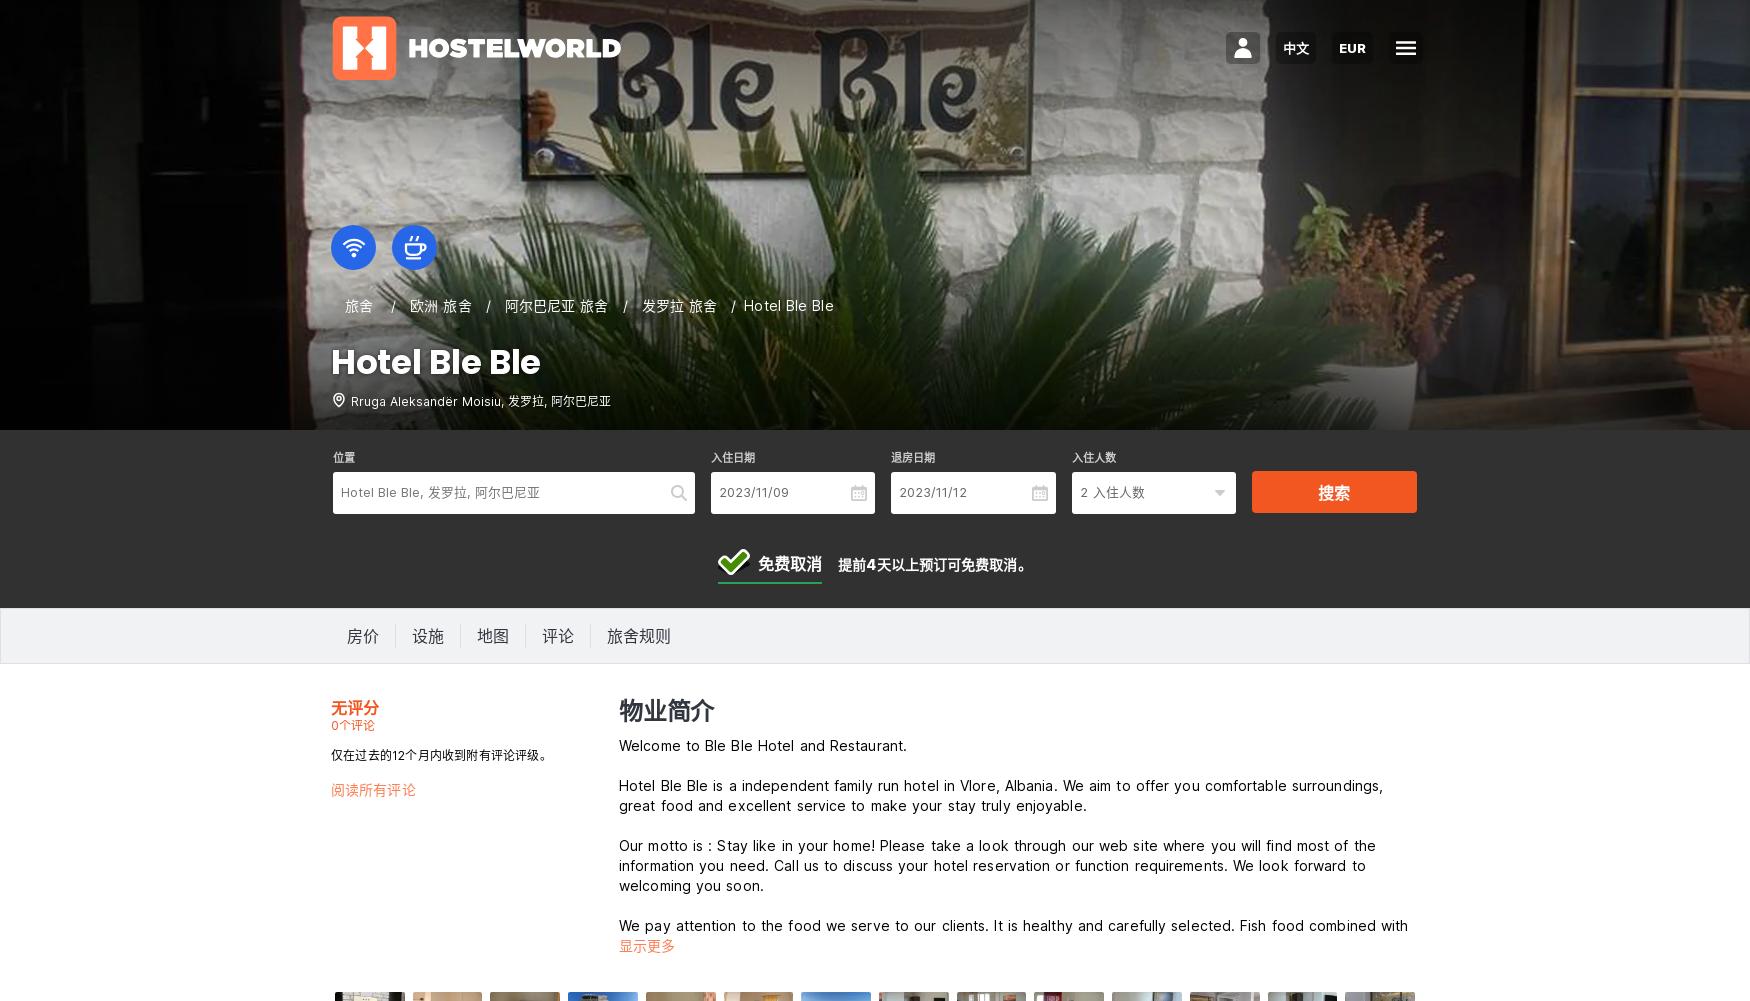 The height and width of the screenshot is (1001, 1750). I want to click on '2023/11/12', so click(931, 491).